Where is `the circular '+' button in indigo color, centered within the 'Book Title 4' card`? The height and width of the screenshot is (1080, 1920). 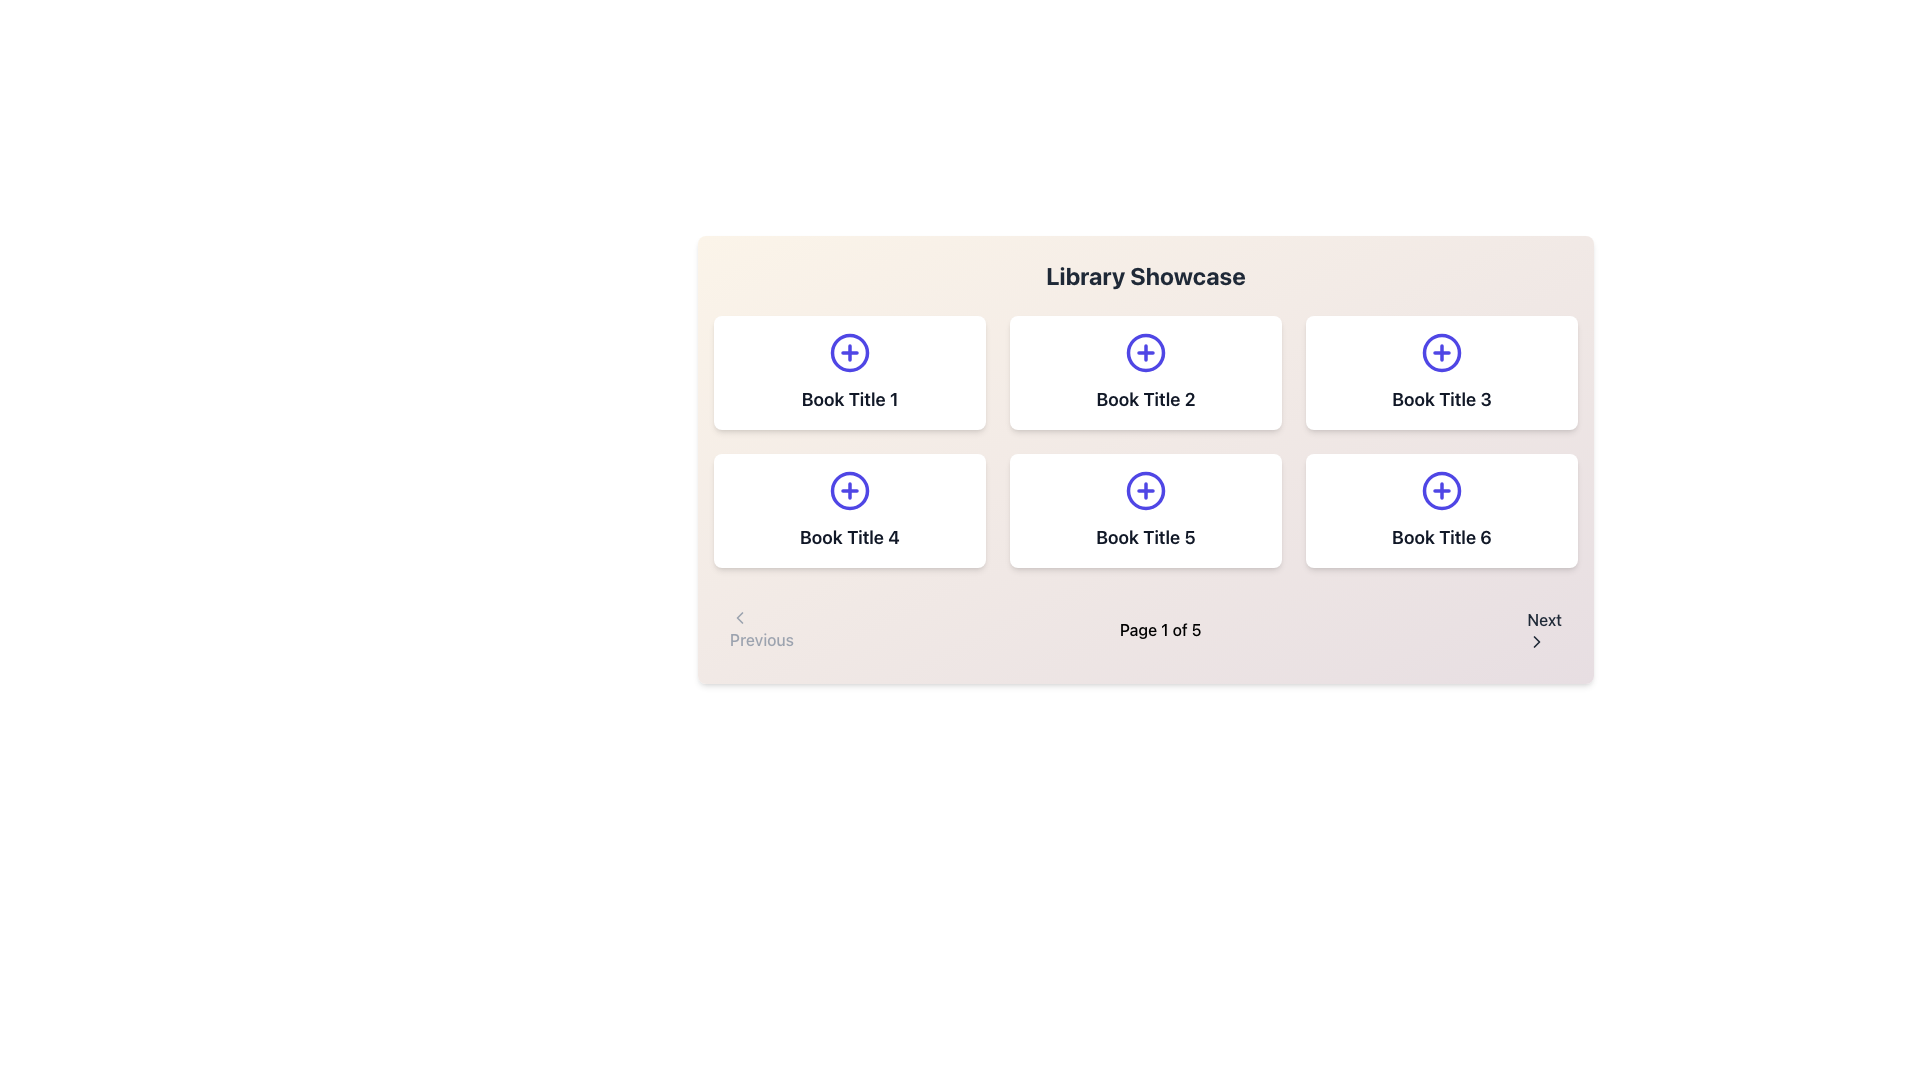 the circular '+' button in indigo color, centered within the 'Book Title 4' card is located at coordinates (849, 490).